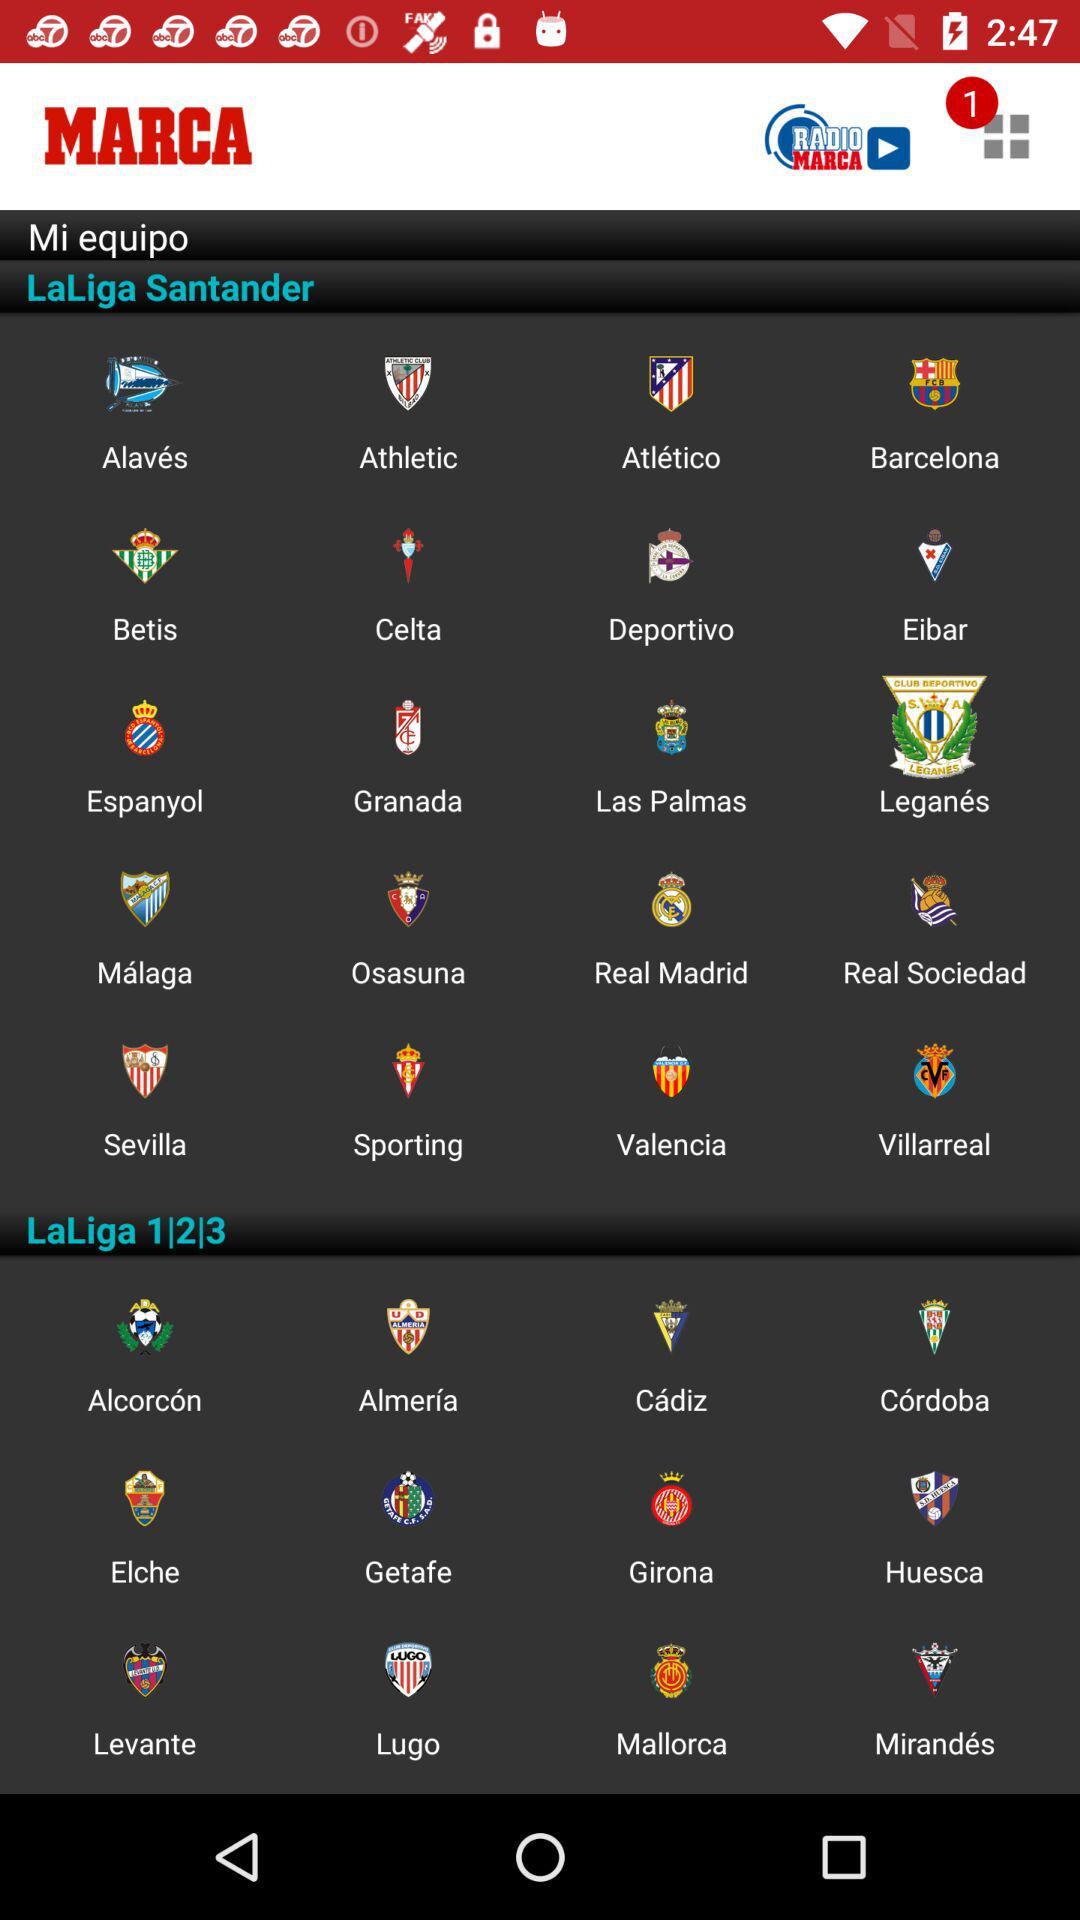  What do you see at coordinates (407, 898) in the screenshot?
I see `the icon which is above the text osasuna` at bounding box center [407, 898].